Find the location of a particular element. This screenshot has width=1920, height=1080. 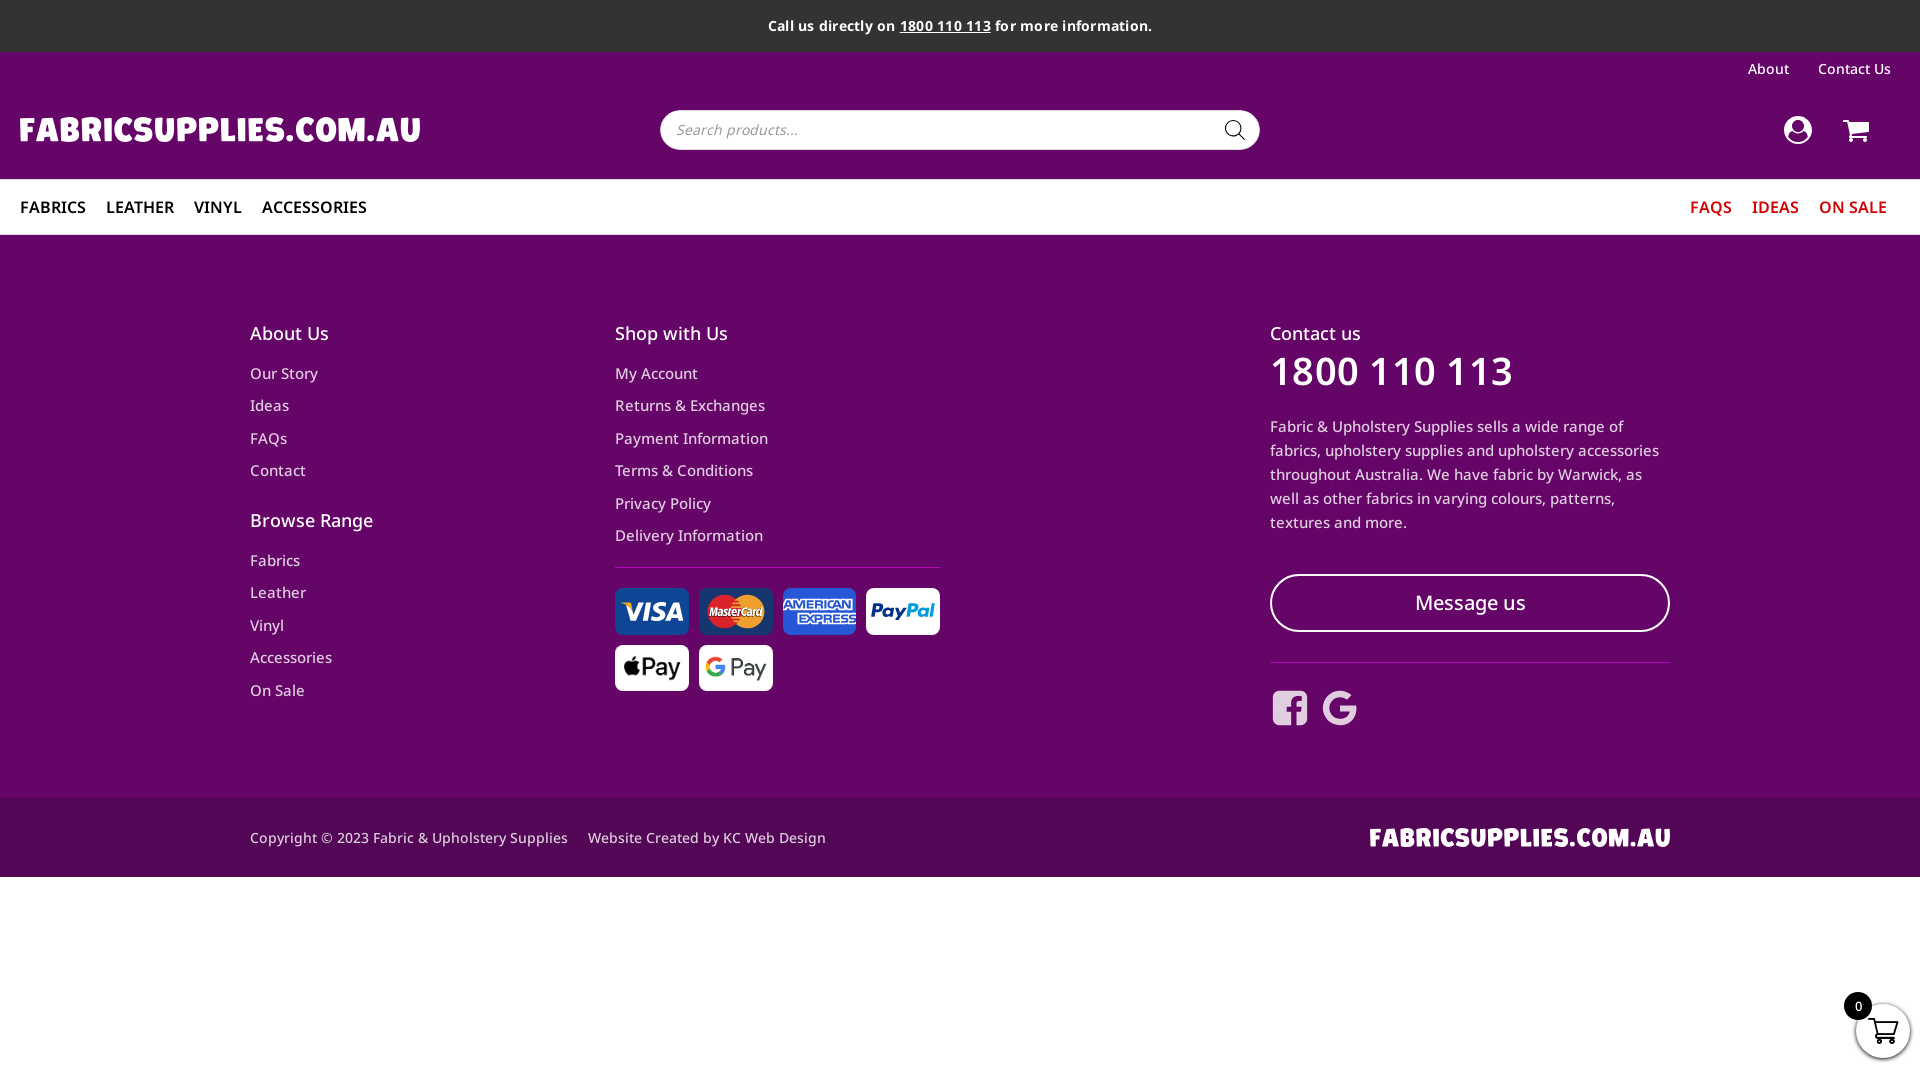

'Contact' is located at coordinates (277, 470).